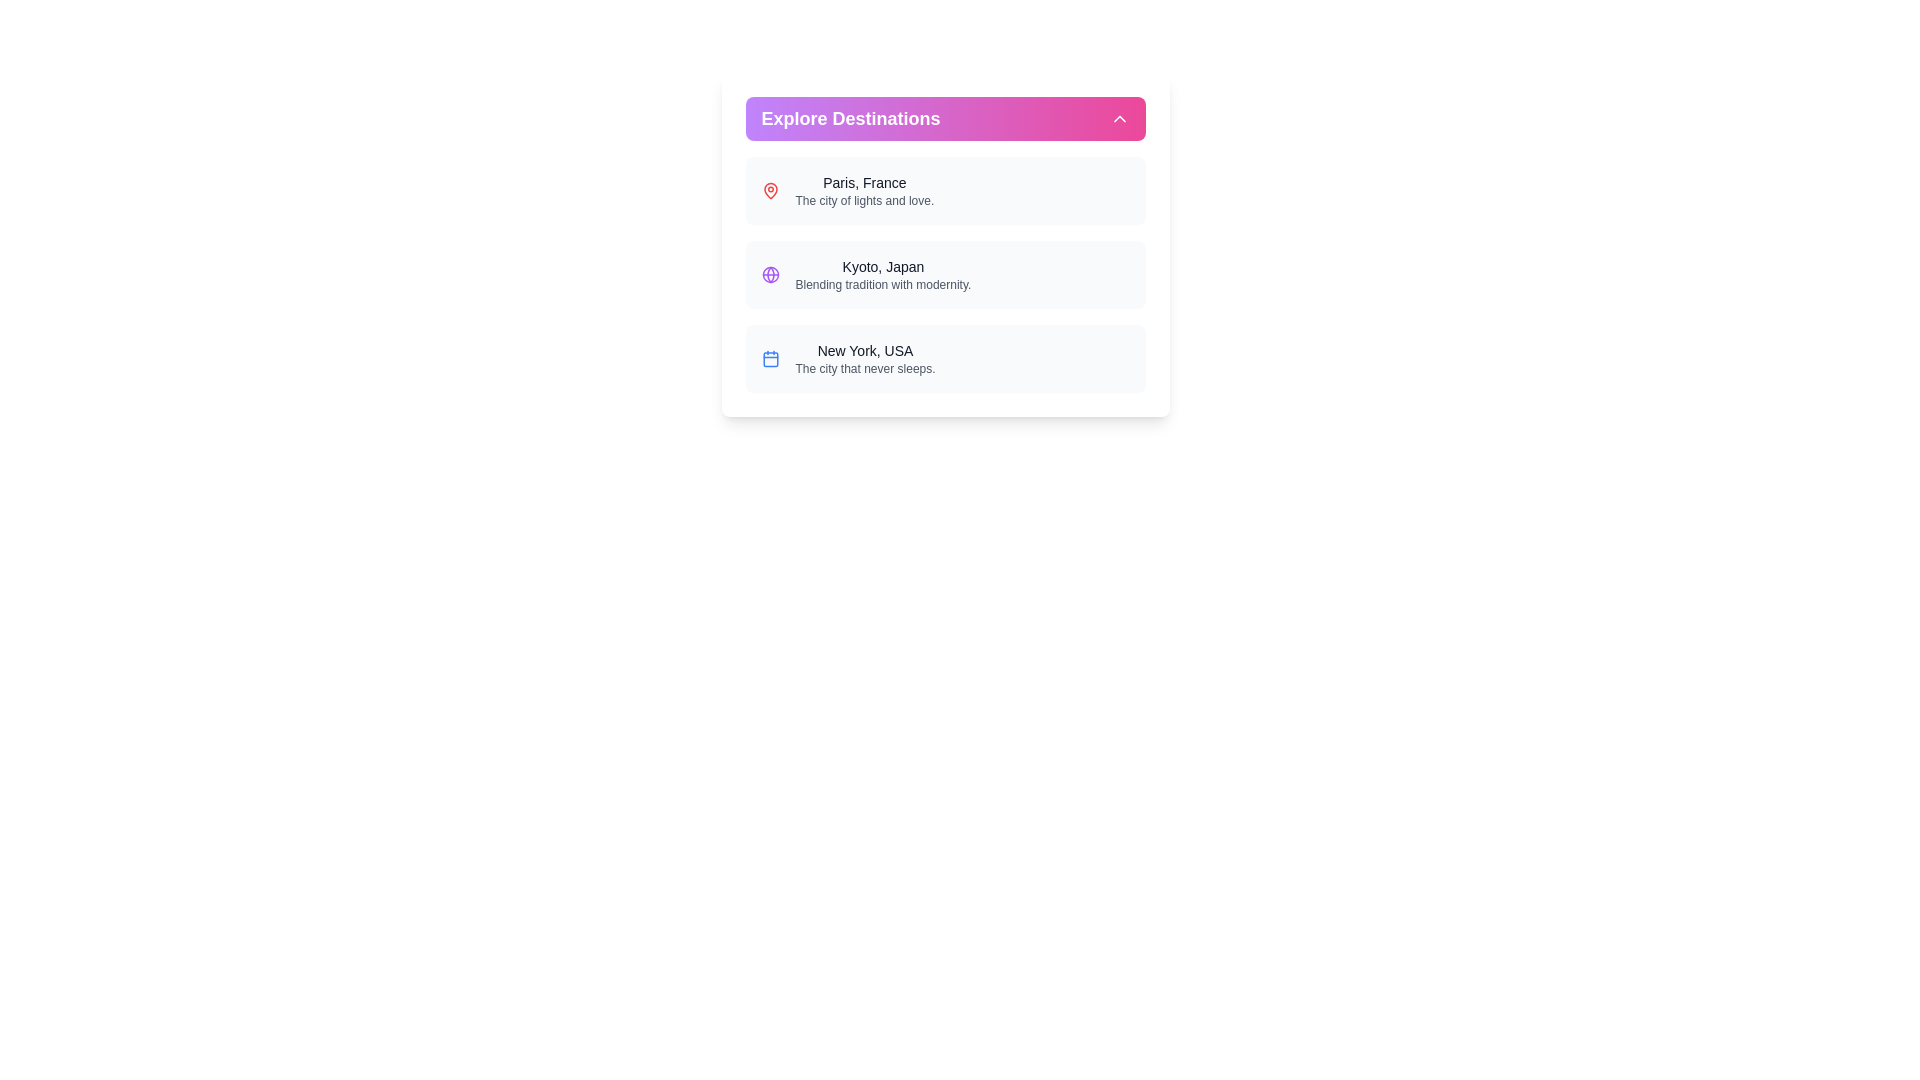 Image resolution: width=1920 pixels, height=1080 pixels. Describe the element at coordinates (882, 274) in the screenshot. I see `the static text component displaying 'Kyoto, Japan' located in the 'Explore Destinations' section, which presents information about the destination with a tagline` at that location.